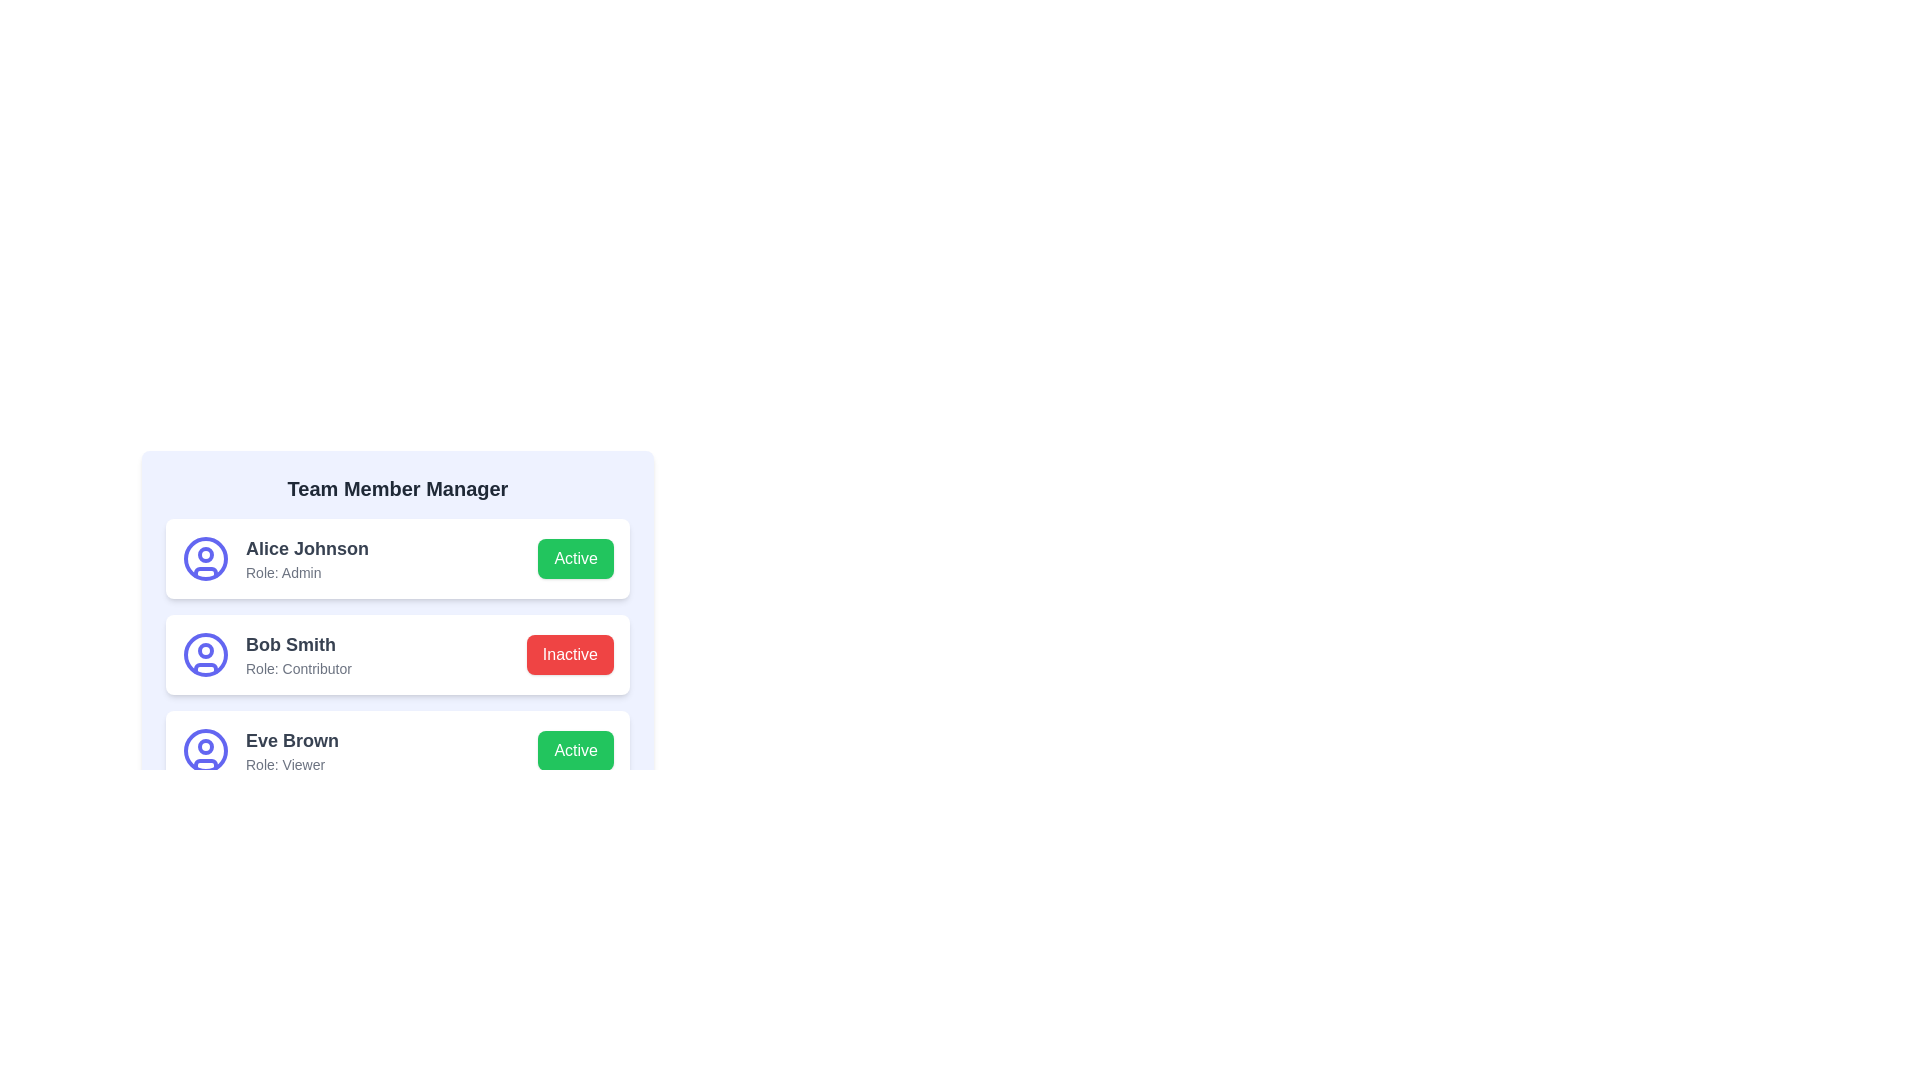 Image resolution: width=1920 pixels, height=1080 pixels. Describe the element at coordinates (575, 559) in the screenshot. I see `the toggle button for Alice Johnson to change or confirm their active status in the Team Member Manager` at that location.